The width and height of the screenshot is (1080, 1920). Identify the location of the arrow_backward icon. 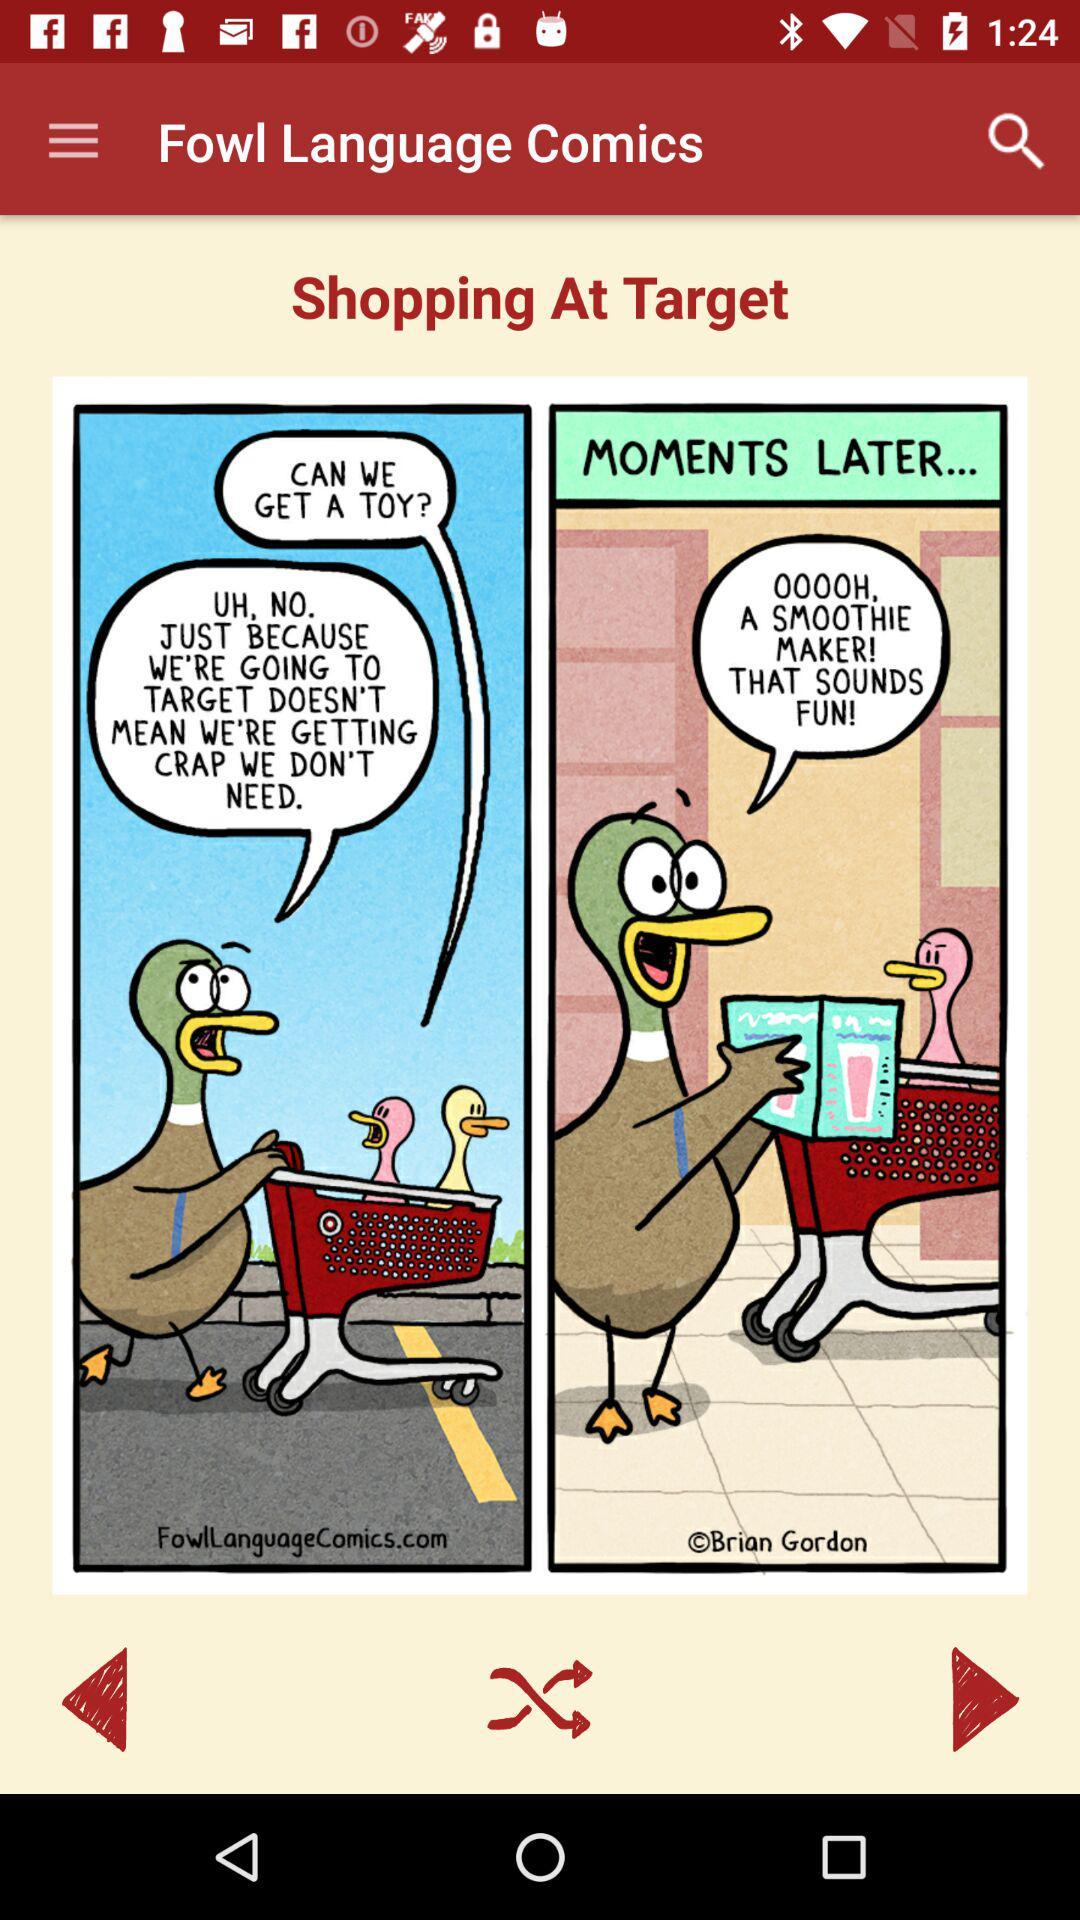
(94, 1698).